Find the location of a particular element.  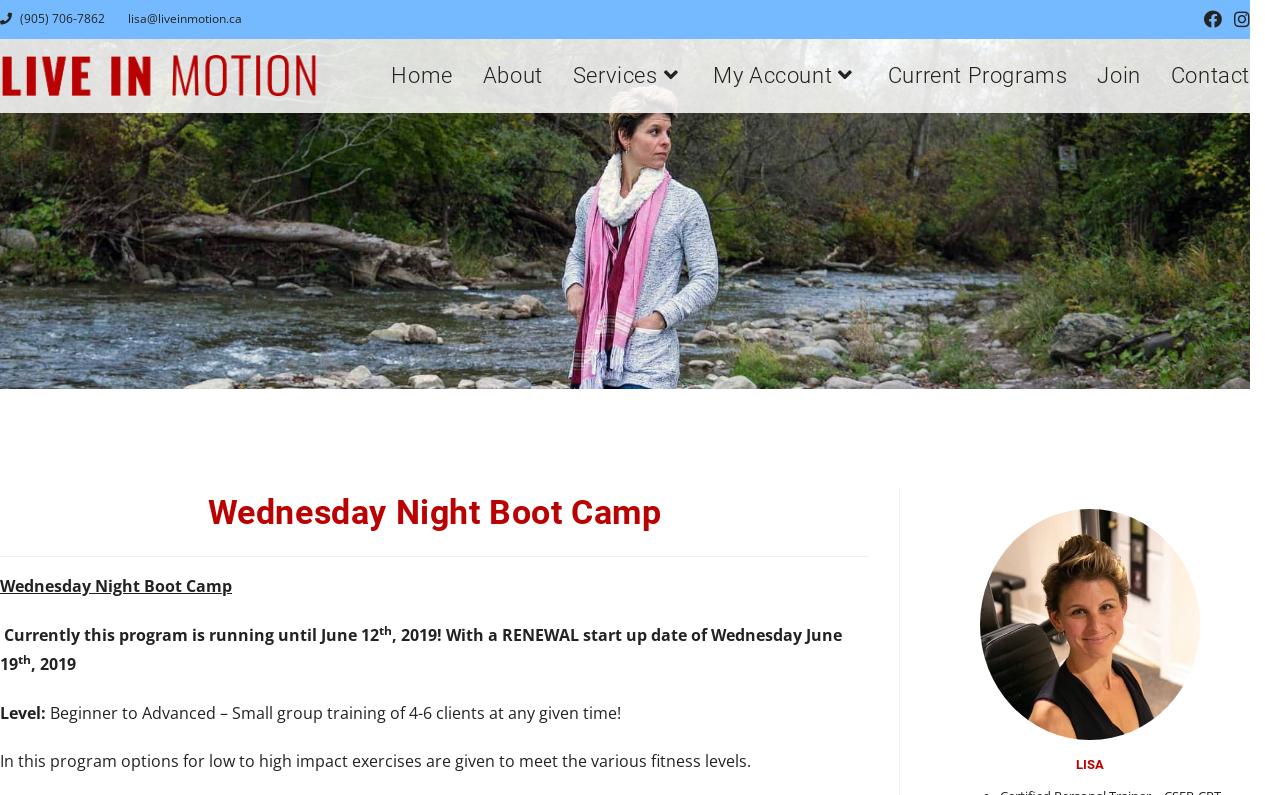

', 2019! With a RENEWAL start up date of Wednesday June 19' is located at coordinates (0, 648).